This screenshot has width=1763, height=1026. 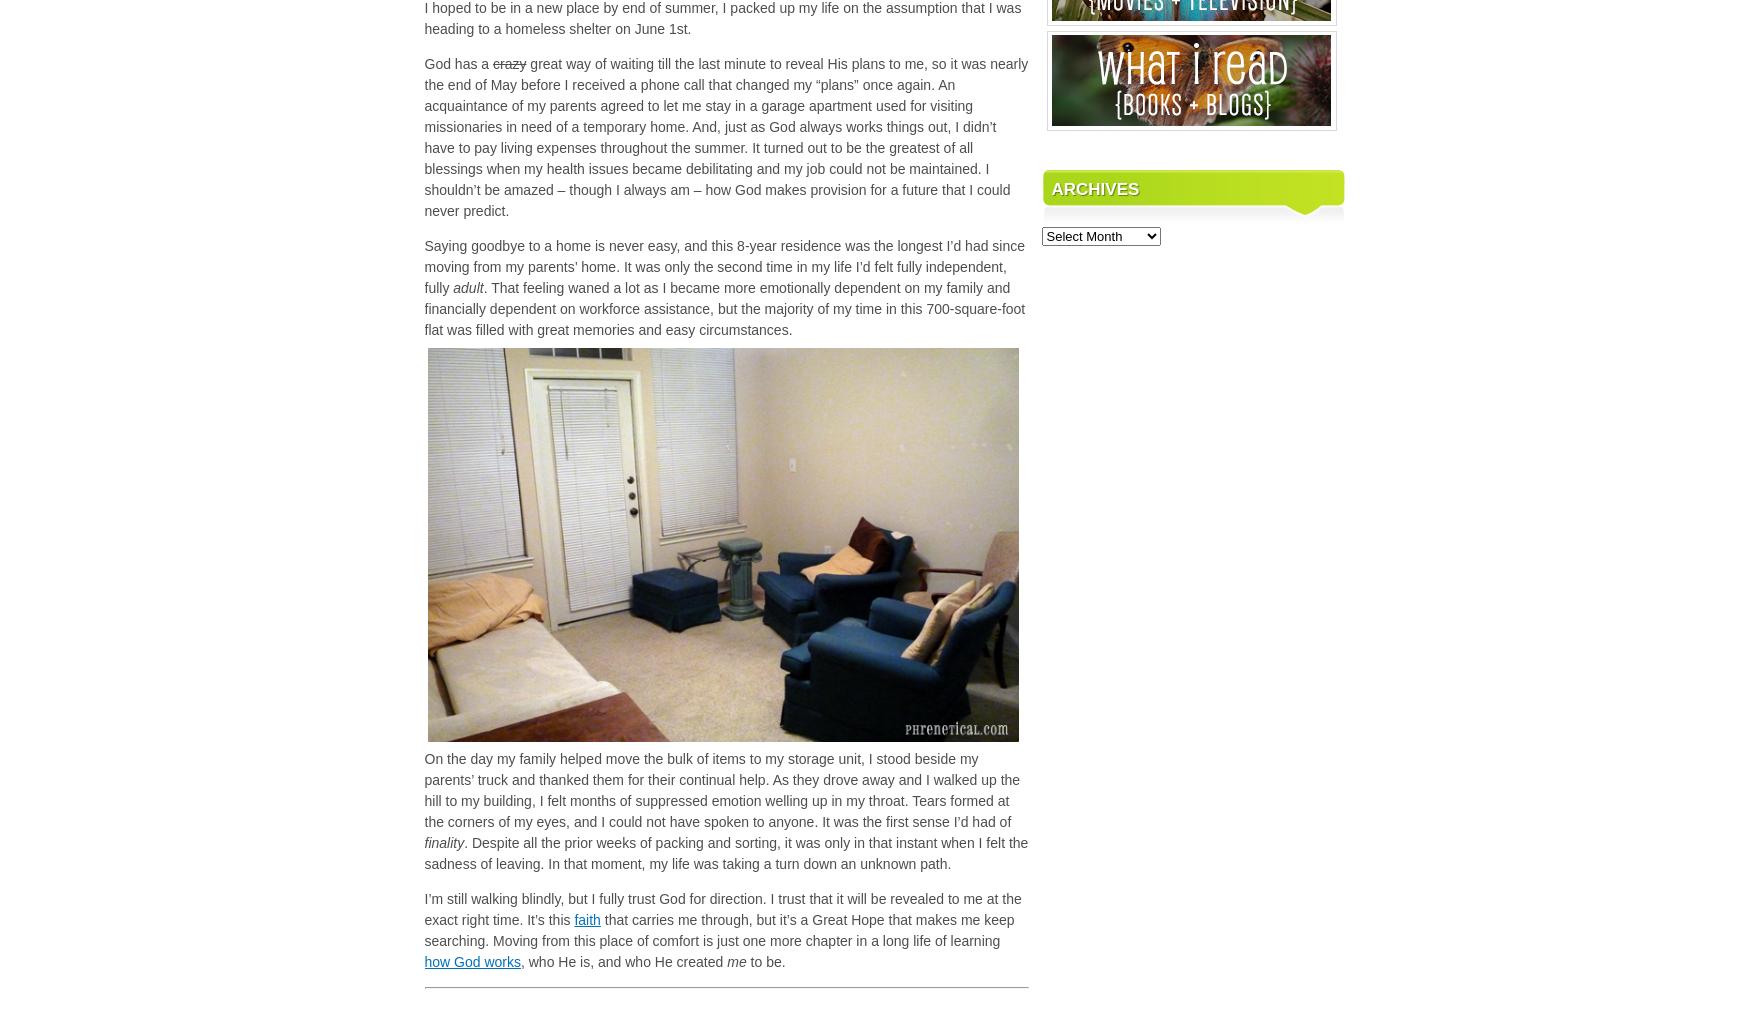 I want to click on 'crazy', so click(x=509, y=61).